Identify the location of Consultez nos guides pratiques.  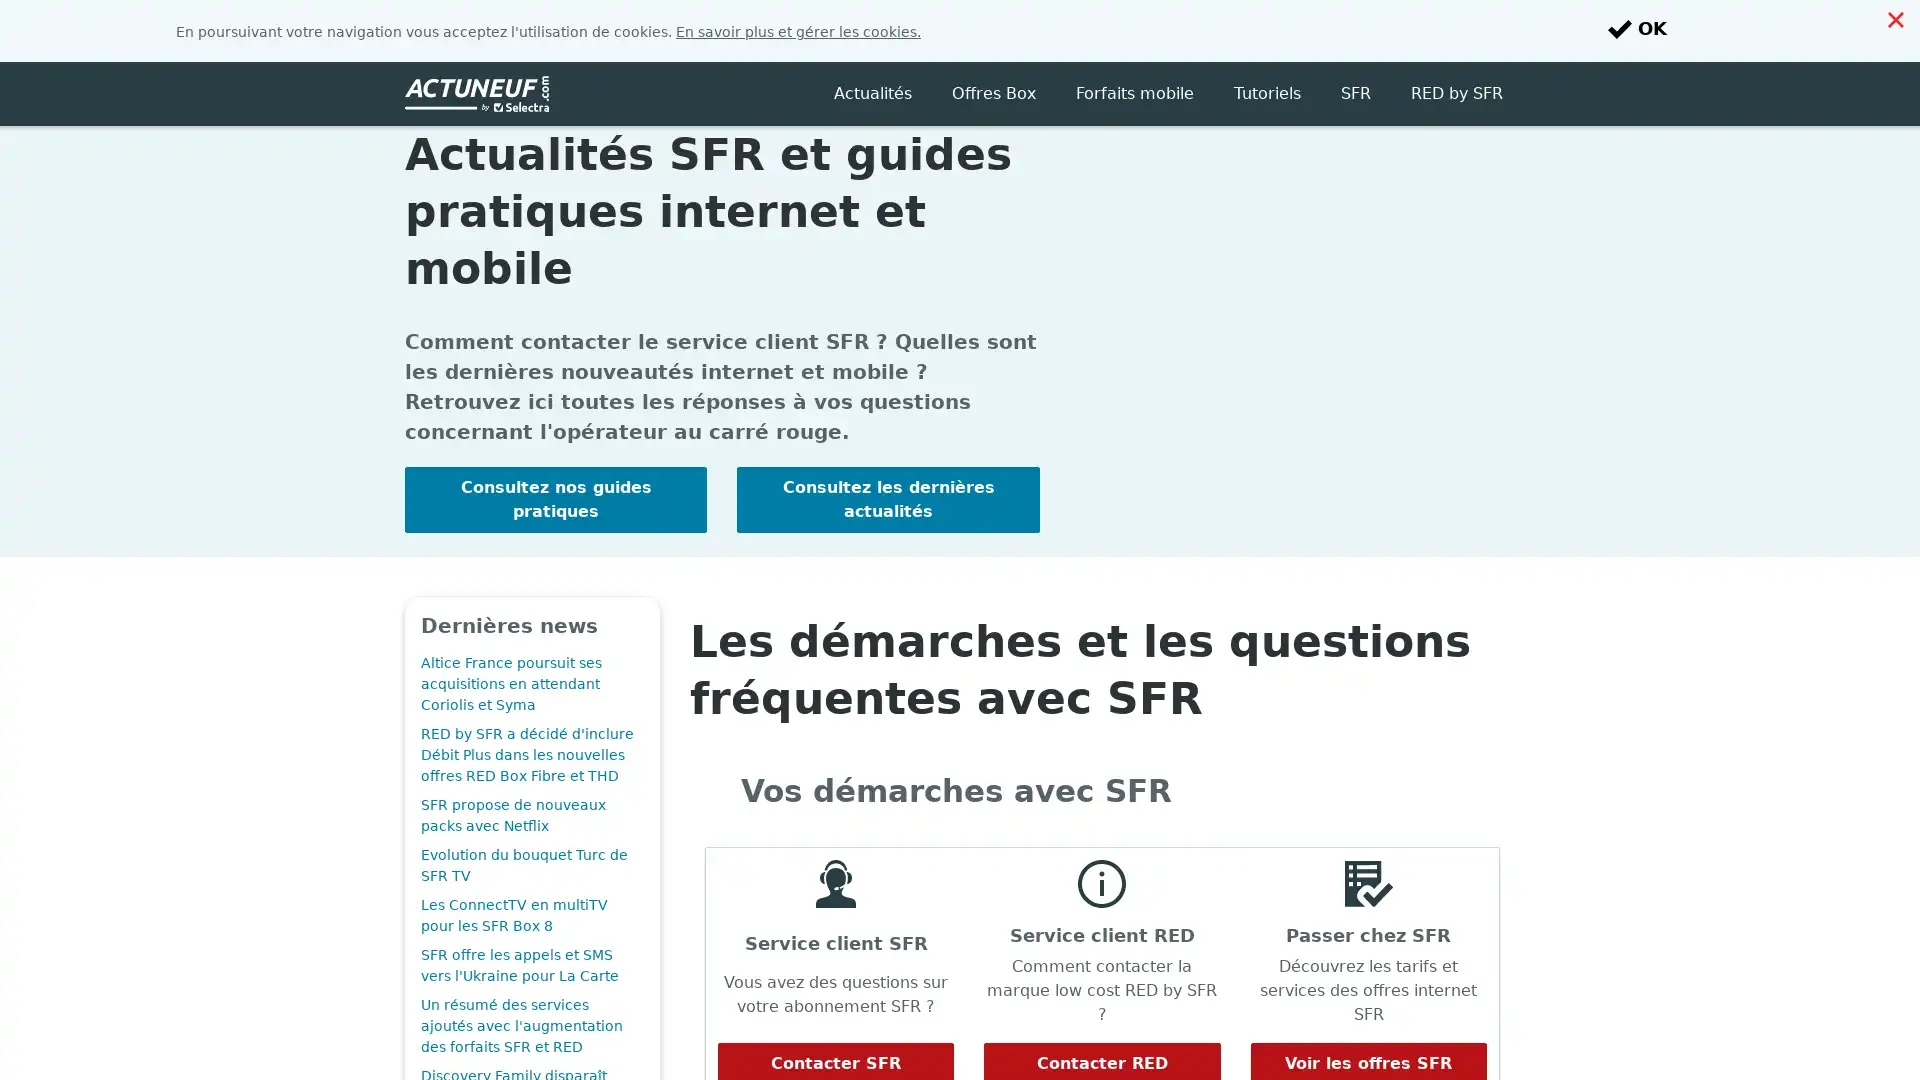
(556, 437).